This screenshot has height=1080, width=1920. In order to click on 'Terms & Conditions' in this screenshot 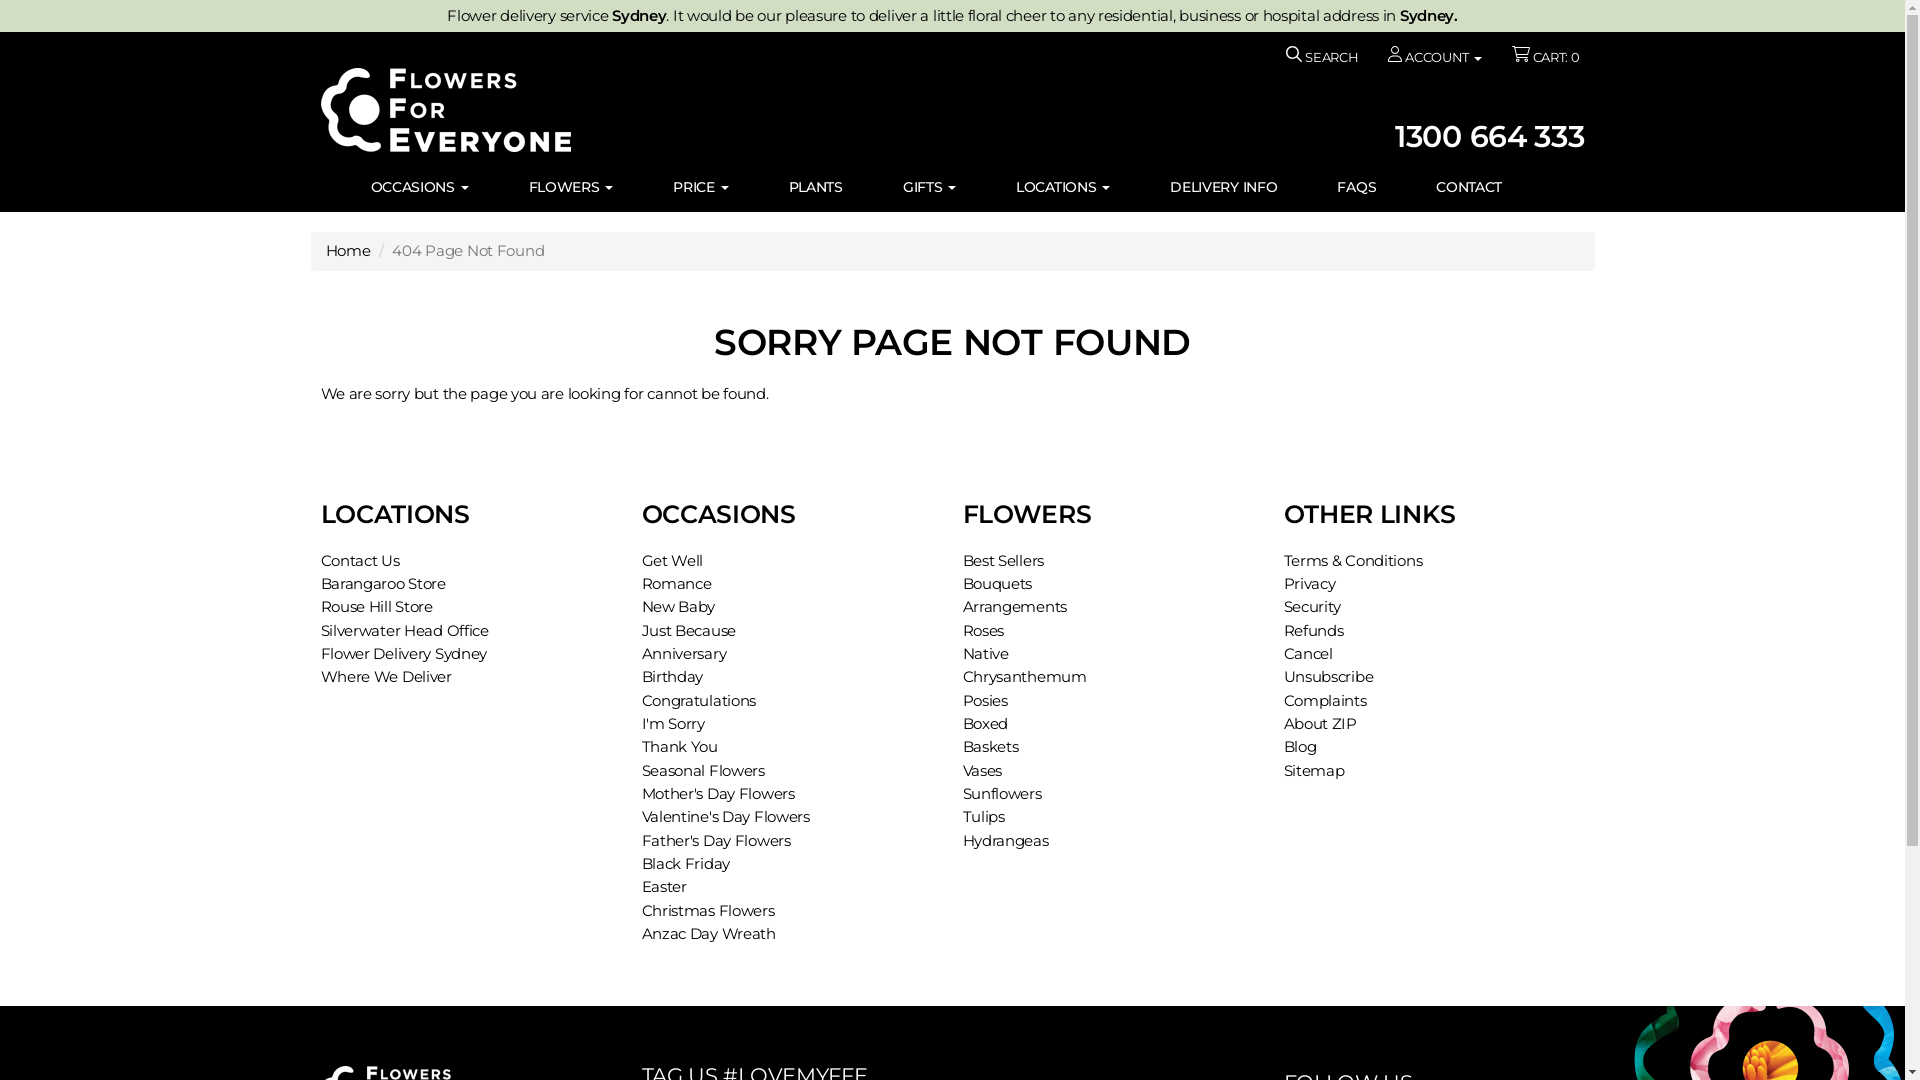, I will do `click(1353, 560)`.